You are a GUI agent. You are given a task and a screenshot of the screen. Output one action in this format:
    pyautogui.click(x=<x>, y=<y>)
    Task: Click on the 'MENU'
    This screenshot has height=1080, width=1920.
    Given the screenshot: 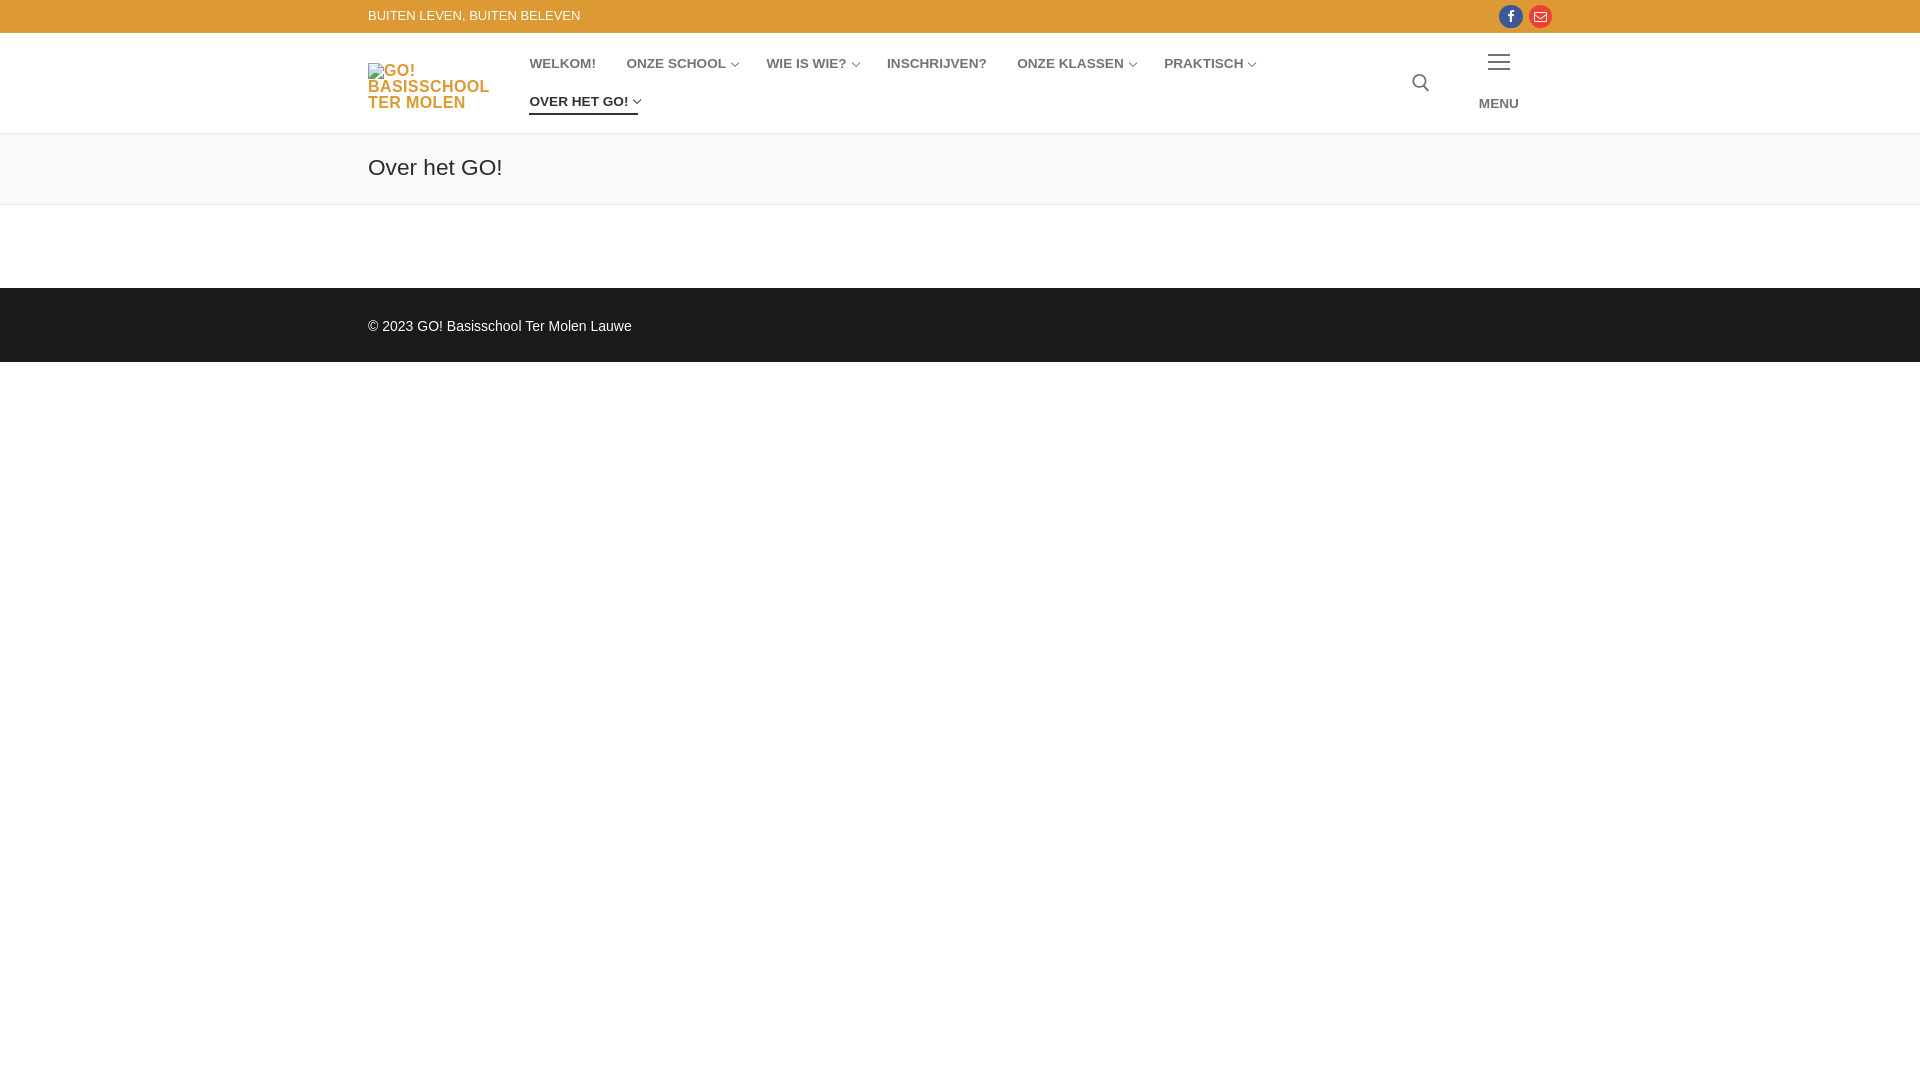 What is the action you would take?
    pyautogui.click(x=1445, y=81)
    